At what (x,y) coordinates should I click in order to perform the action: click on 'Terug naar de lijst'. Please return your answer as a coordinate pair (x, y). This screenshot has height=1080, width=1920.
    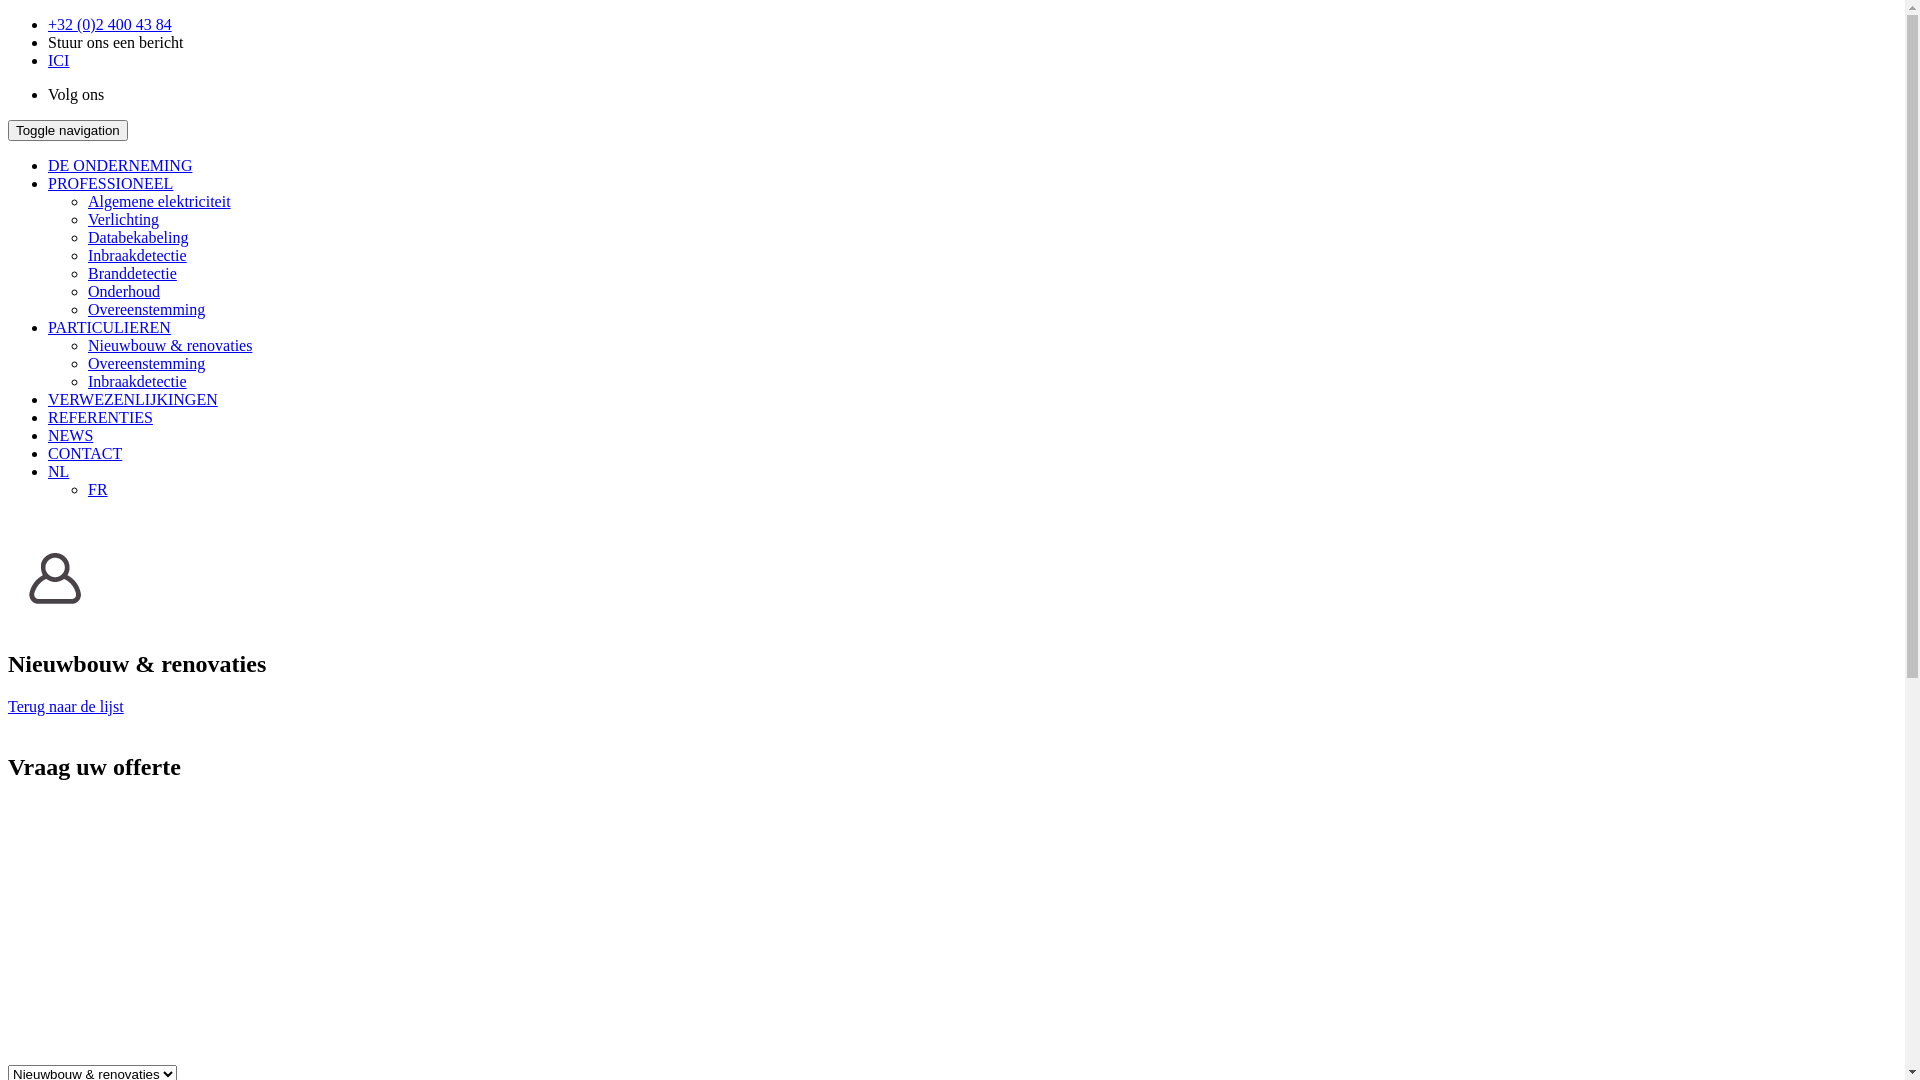
    Looking at the image, I should click on (8, 705).